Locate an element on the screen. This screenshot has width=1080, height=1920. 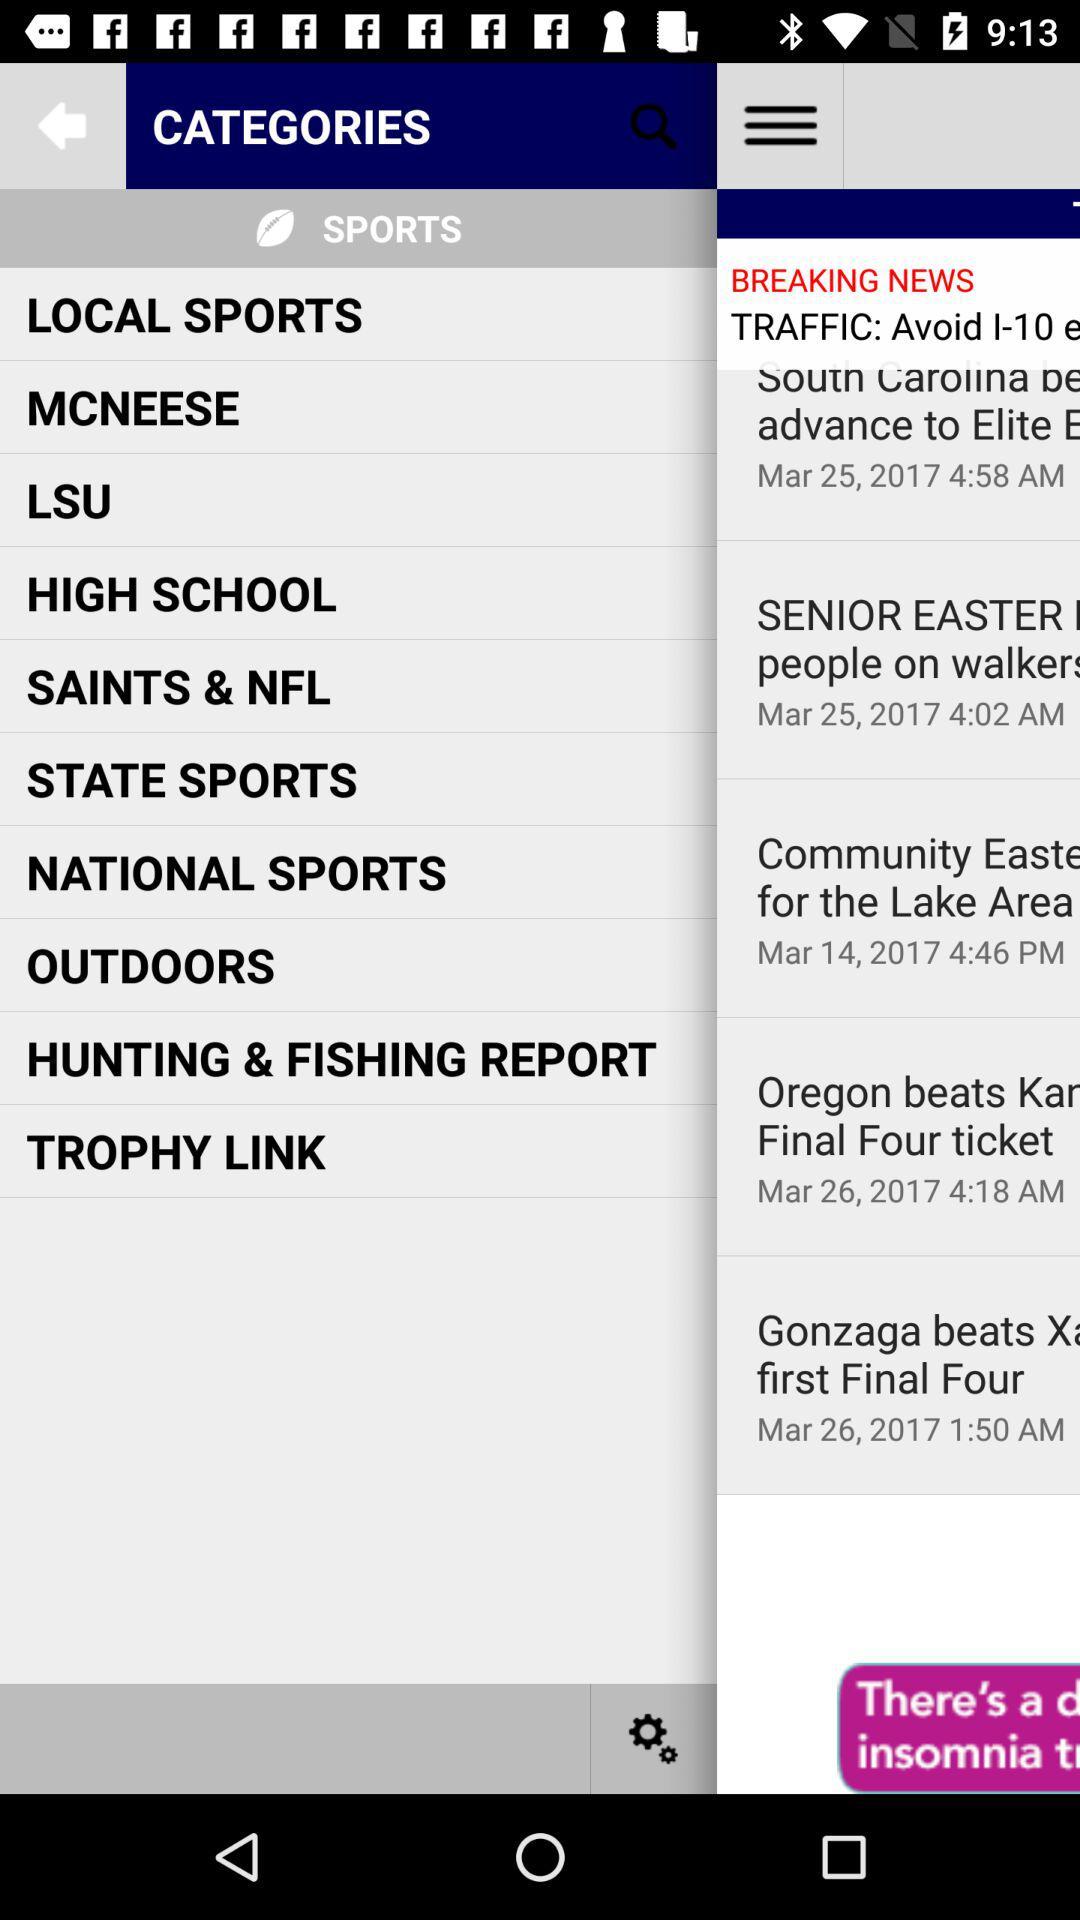
the arrow_backward icon is located at coordinates (61, 124).